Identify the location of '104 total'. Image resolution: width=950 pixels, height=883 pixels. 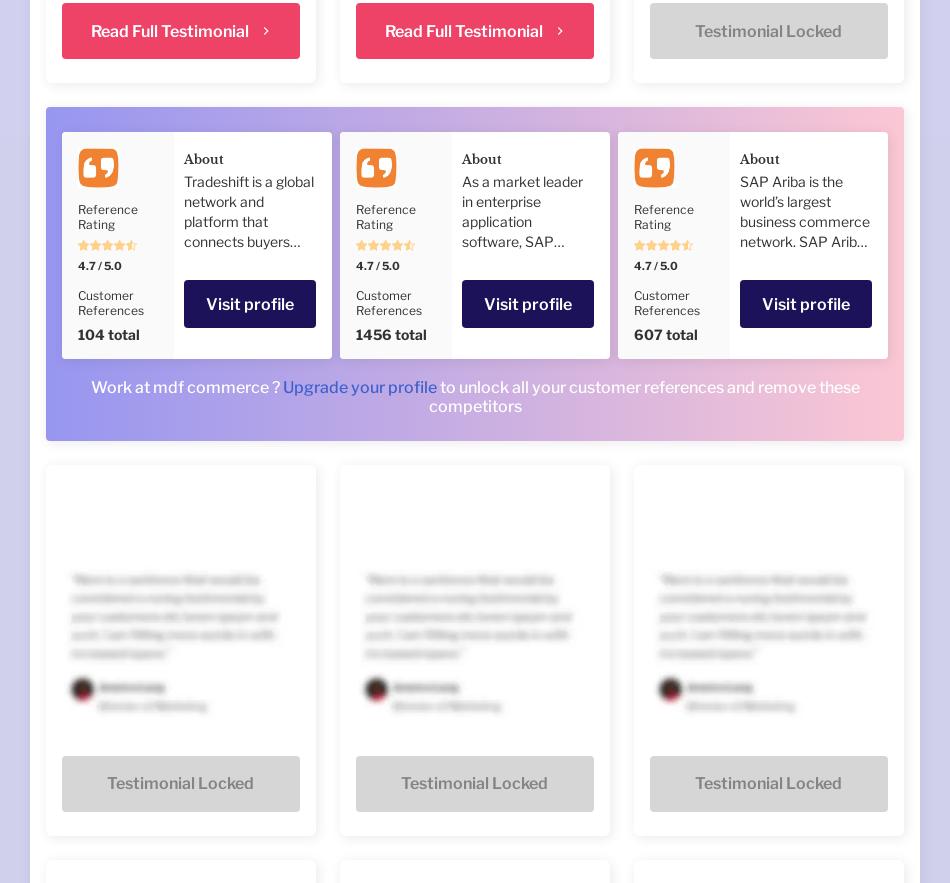
(108, 333).